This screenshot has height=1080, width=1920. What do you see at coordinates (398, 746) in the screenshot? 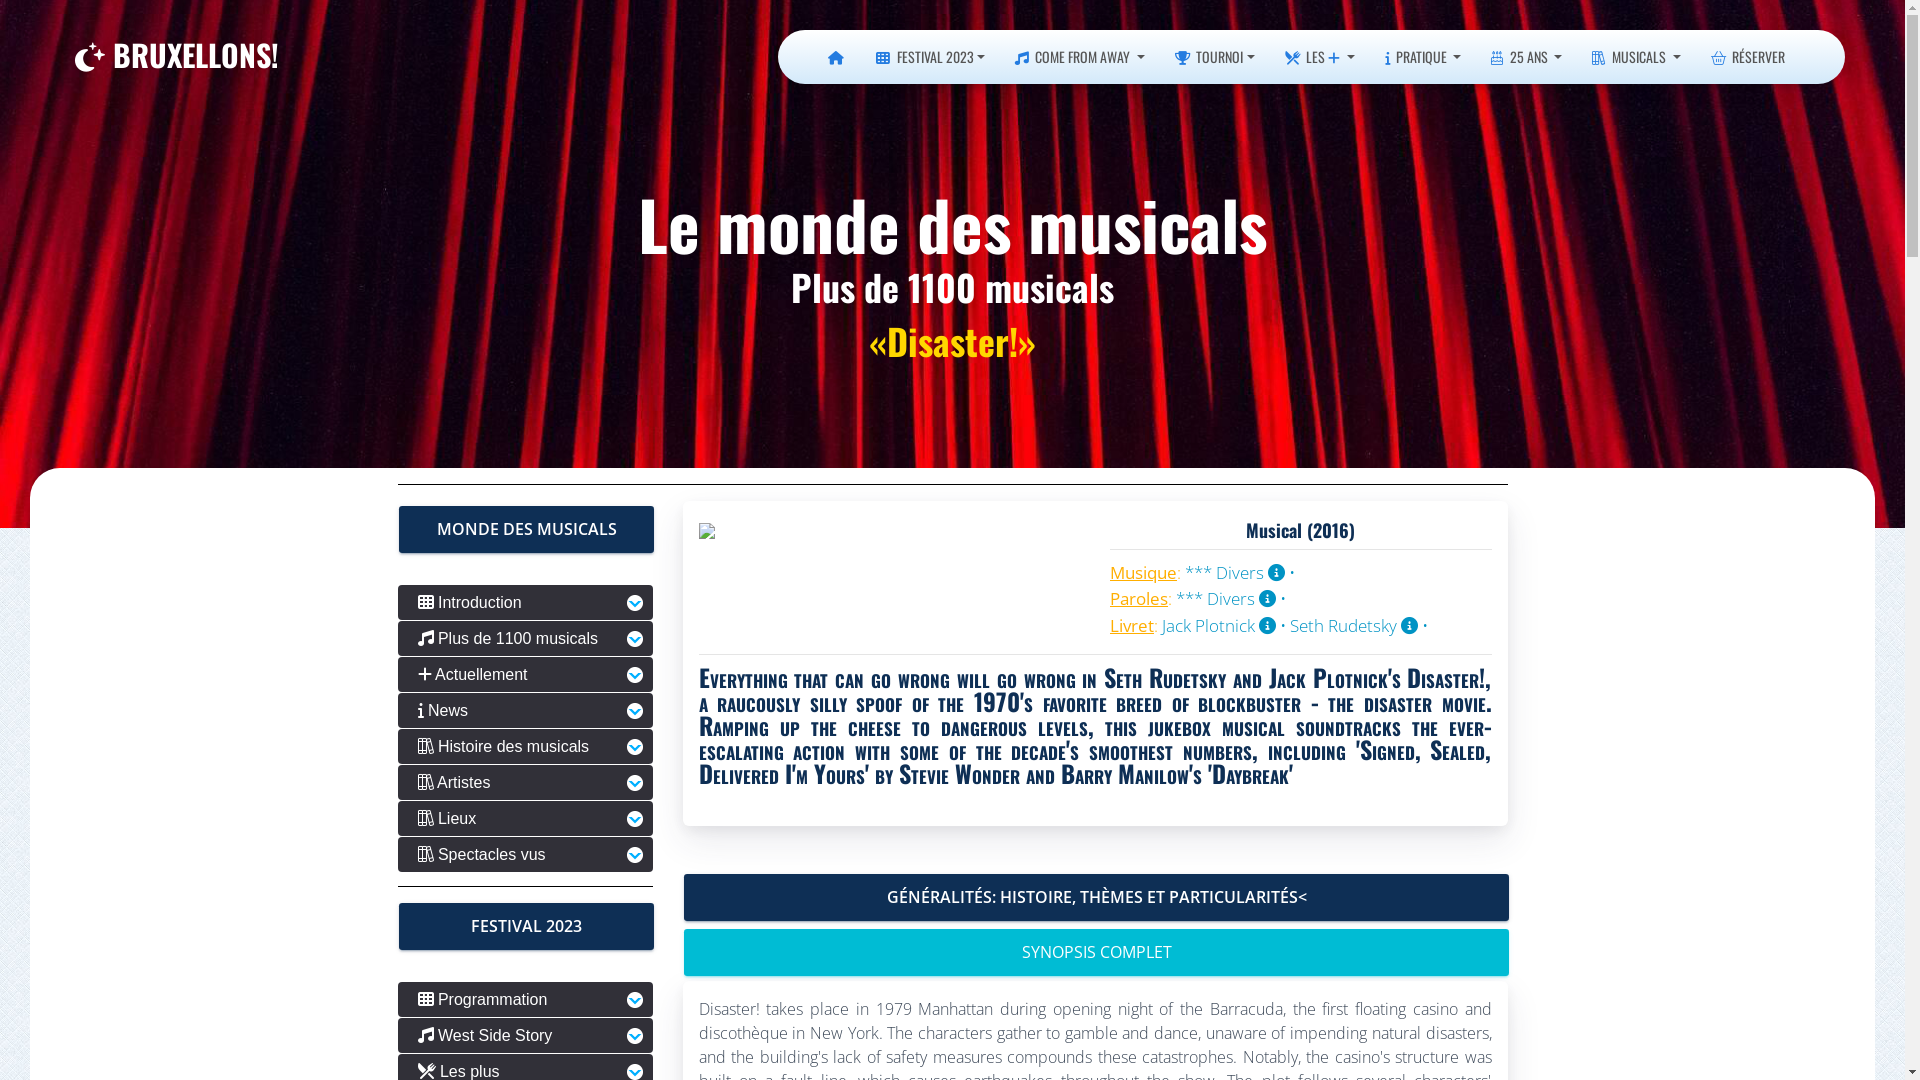
I see `'Histoire des musicals'` at bounding box center [398, 746].